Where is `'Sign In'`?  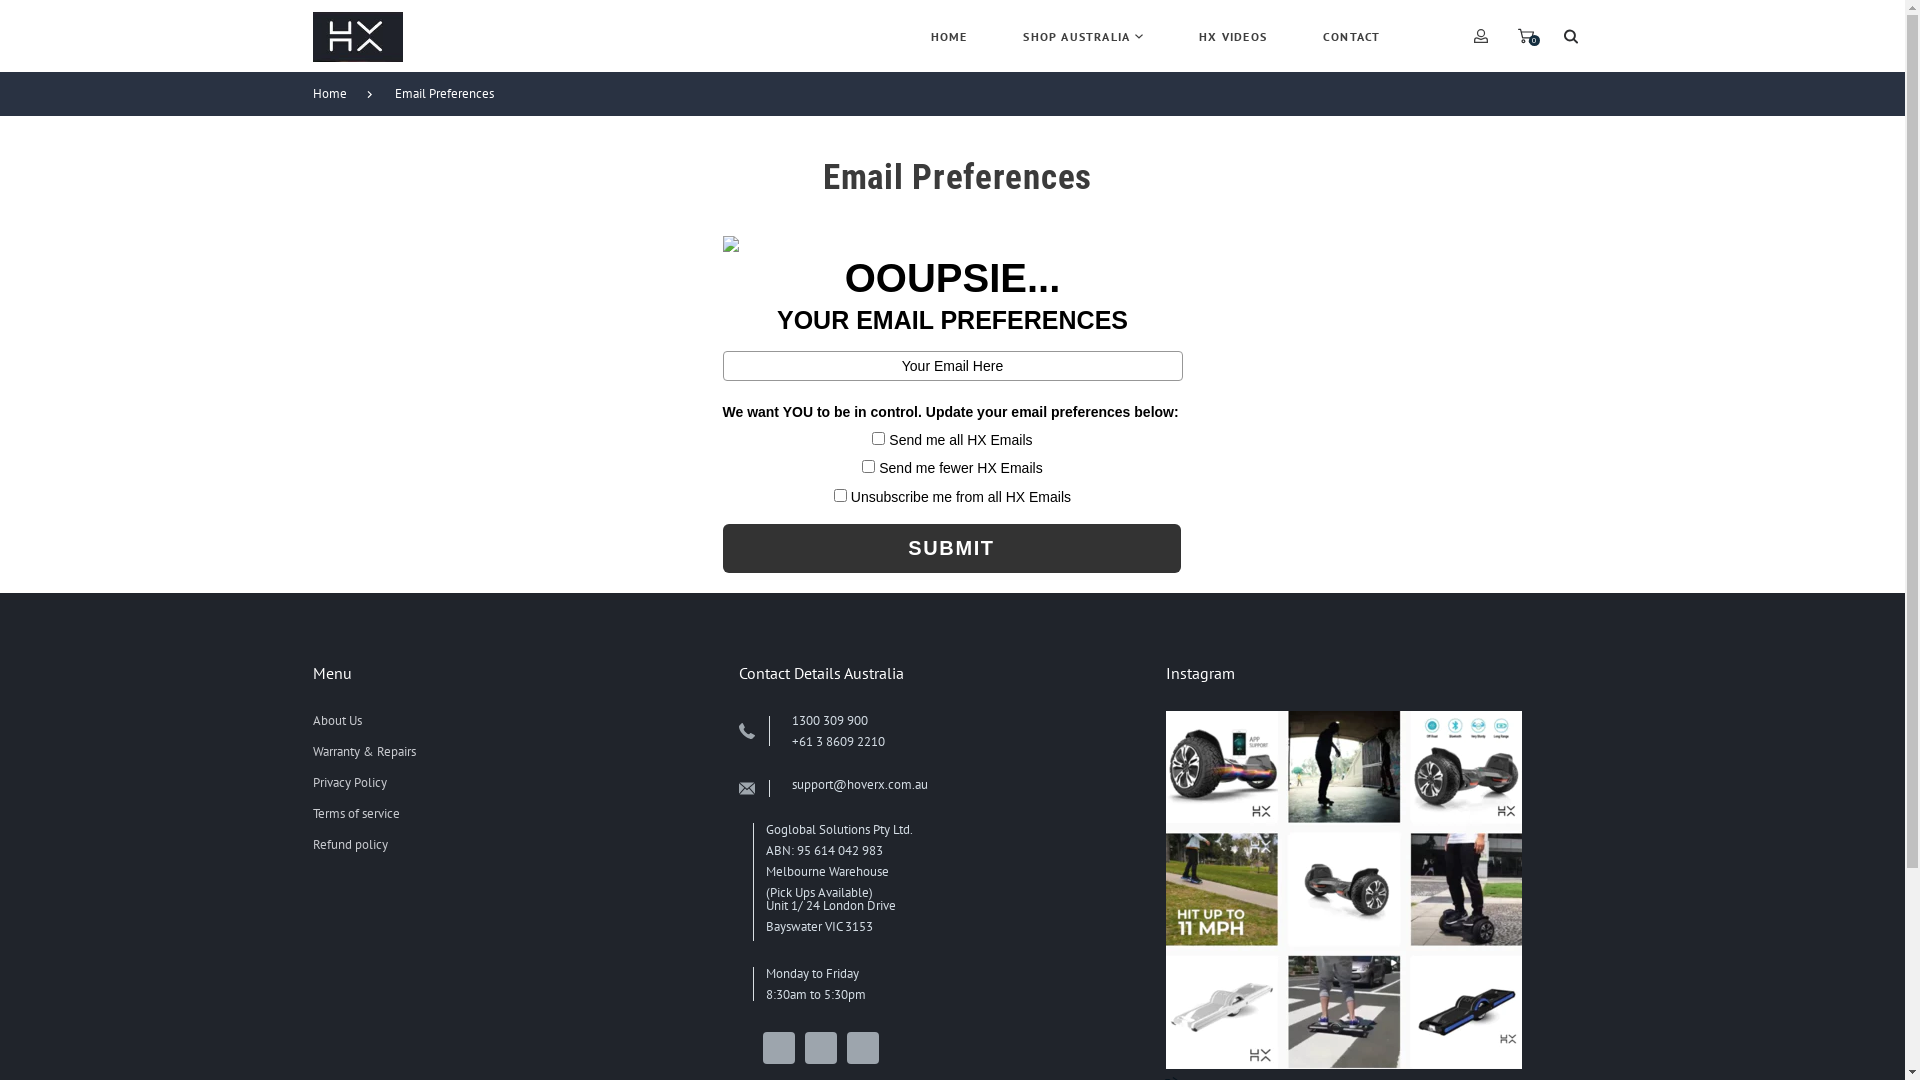 'Sign In' is located at coordinates (1333, 292).